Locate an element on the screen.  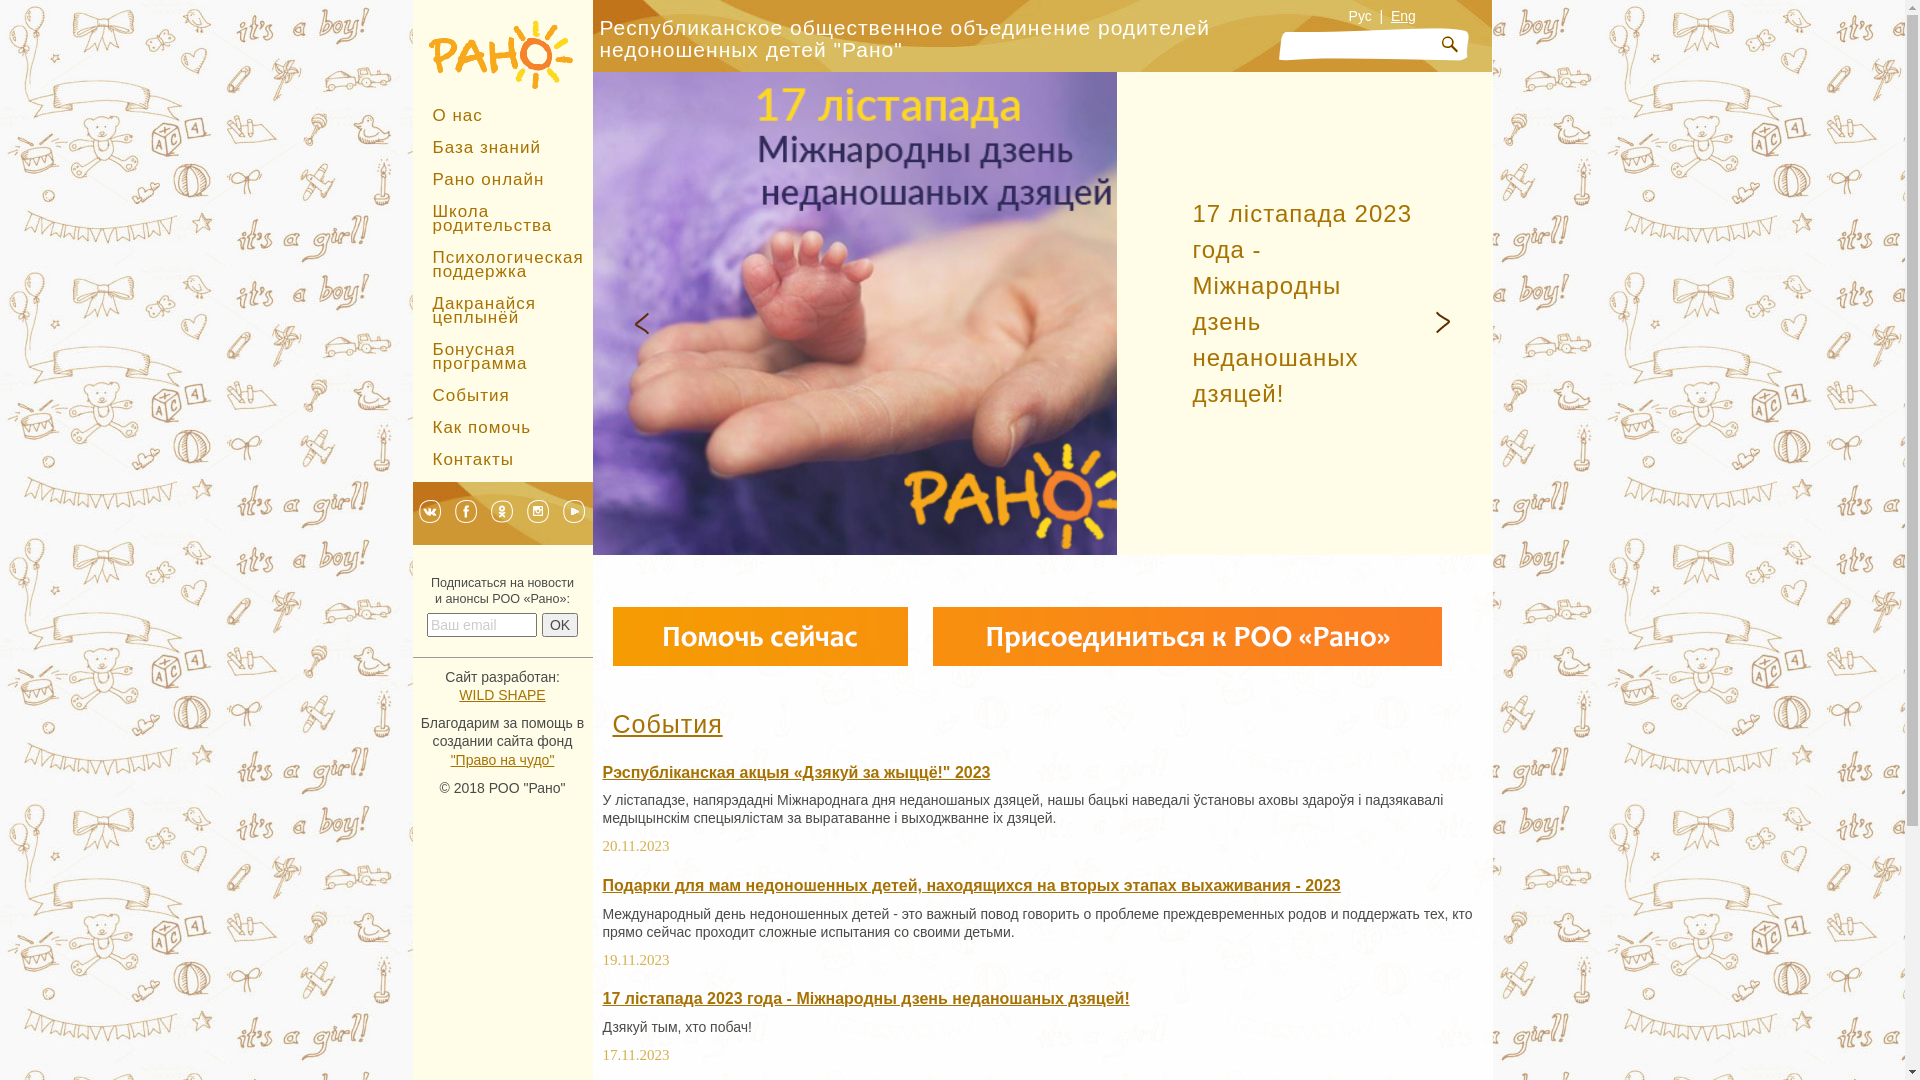
'WILD SHAPE' is located at coordinates (458, 693).